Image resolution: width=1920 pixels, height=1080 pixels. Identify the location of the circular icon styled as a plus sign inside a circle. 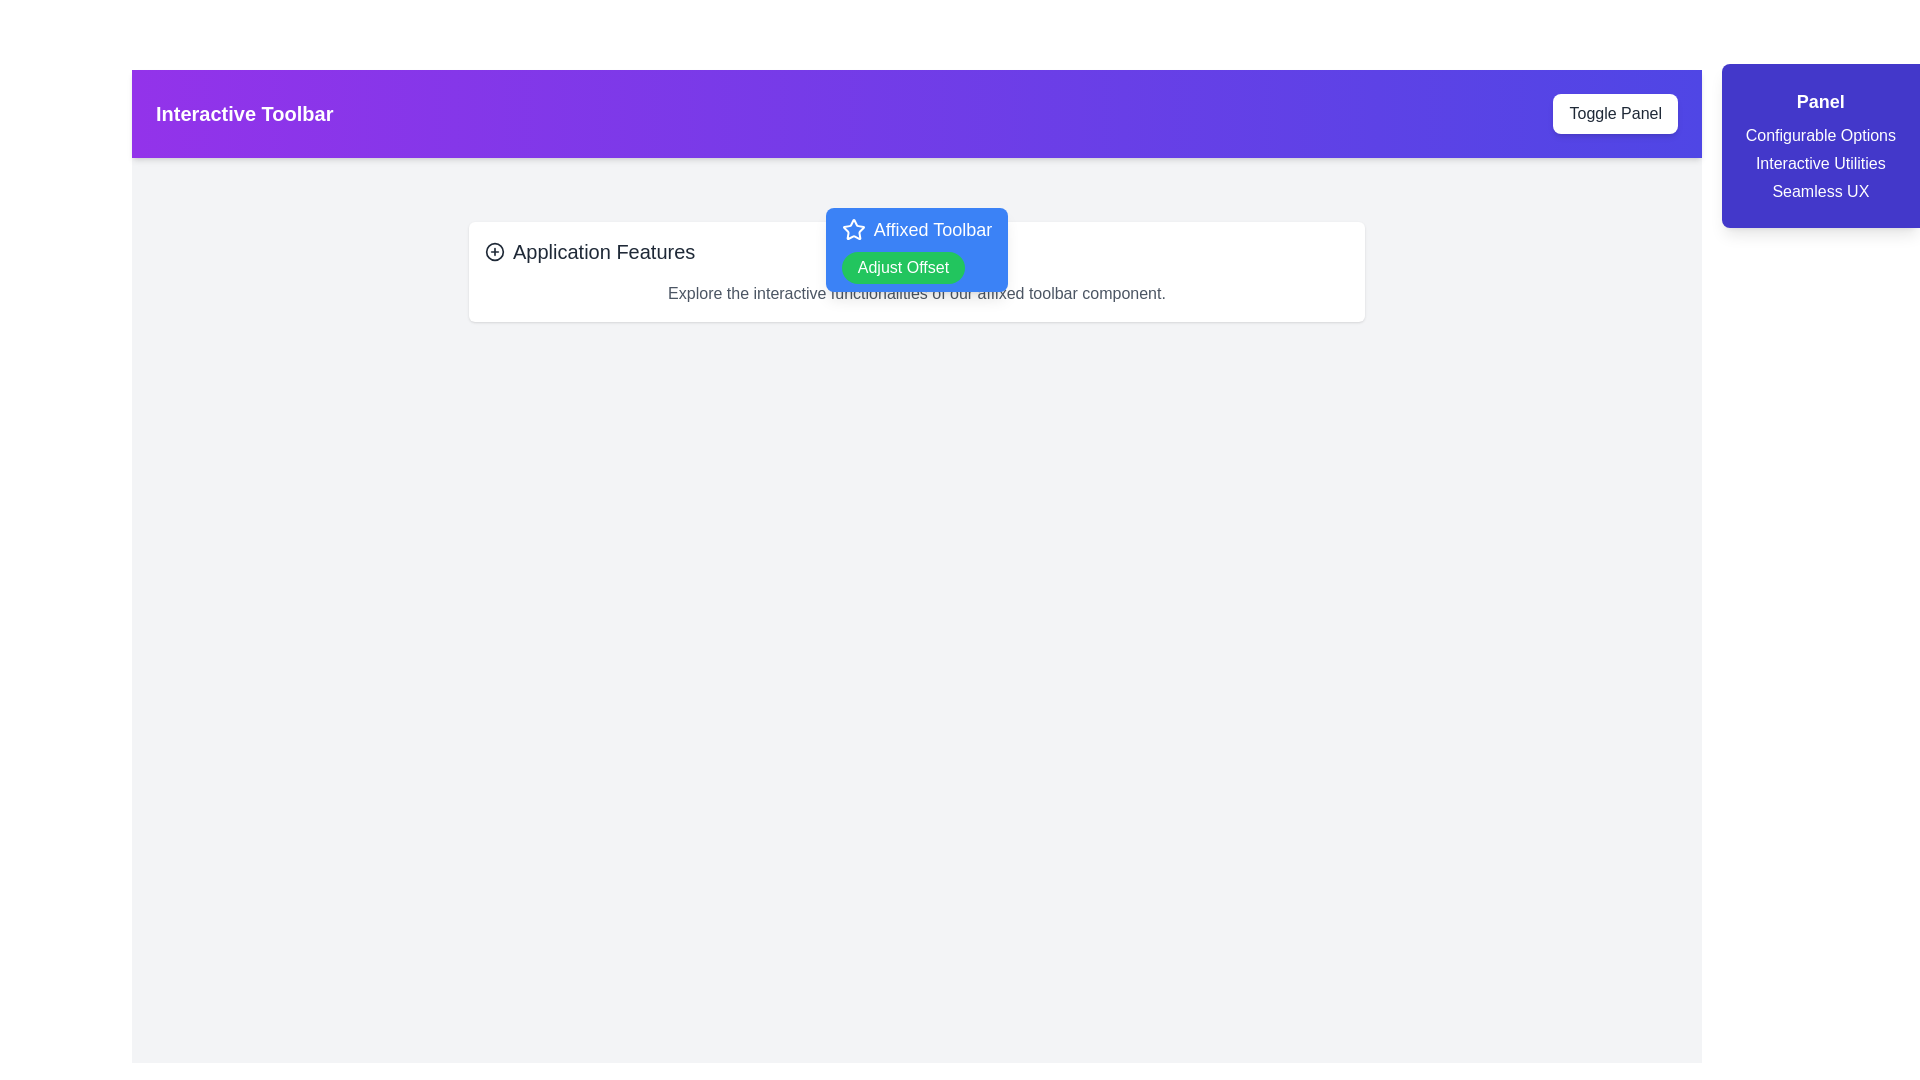
(494, 250).